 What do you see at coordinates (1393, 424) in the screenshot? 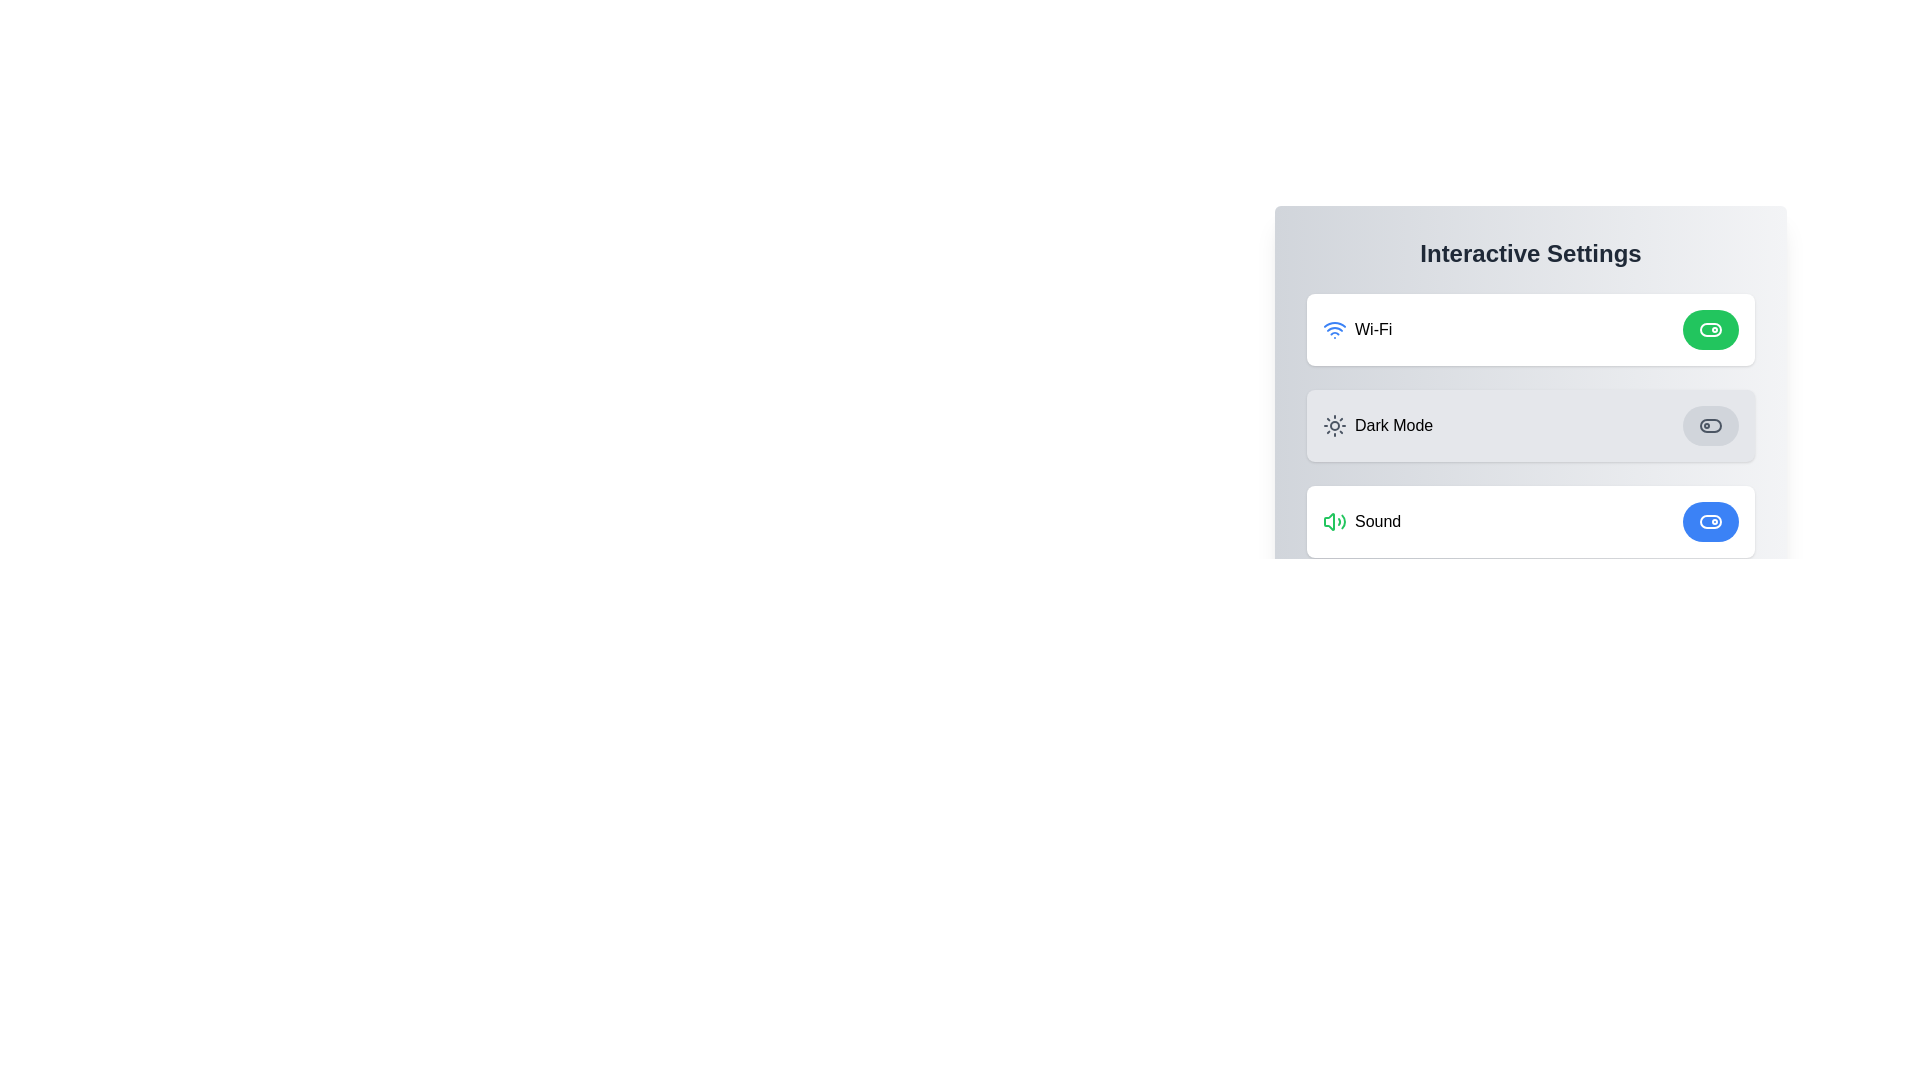
I see `the 'Dark Mode' text label in the settings menu, which is styled with a medium-weight font and is positioned between the 'Wi-Fi' and 'Sound' labels` at bounding box center [1393, 424].